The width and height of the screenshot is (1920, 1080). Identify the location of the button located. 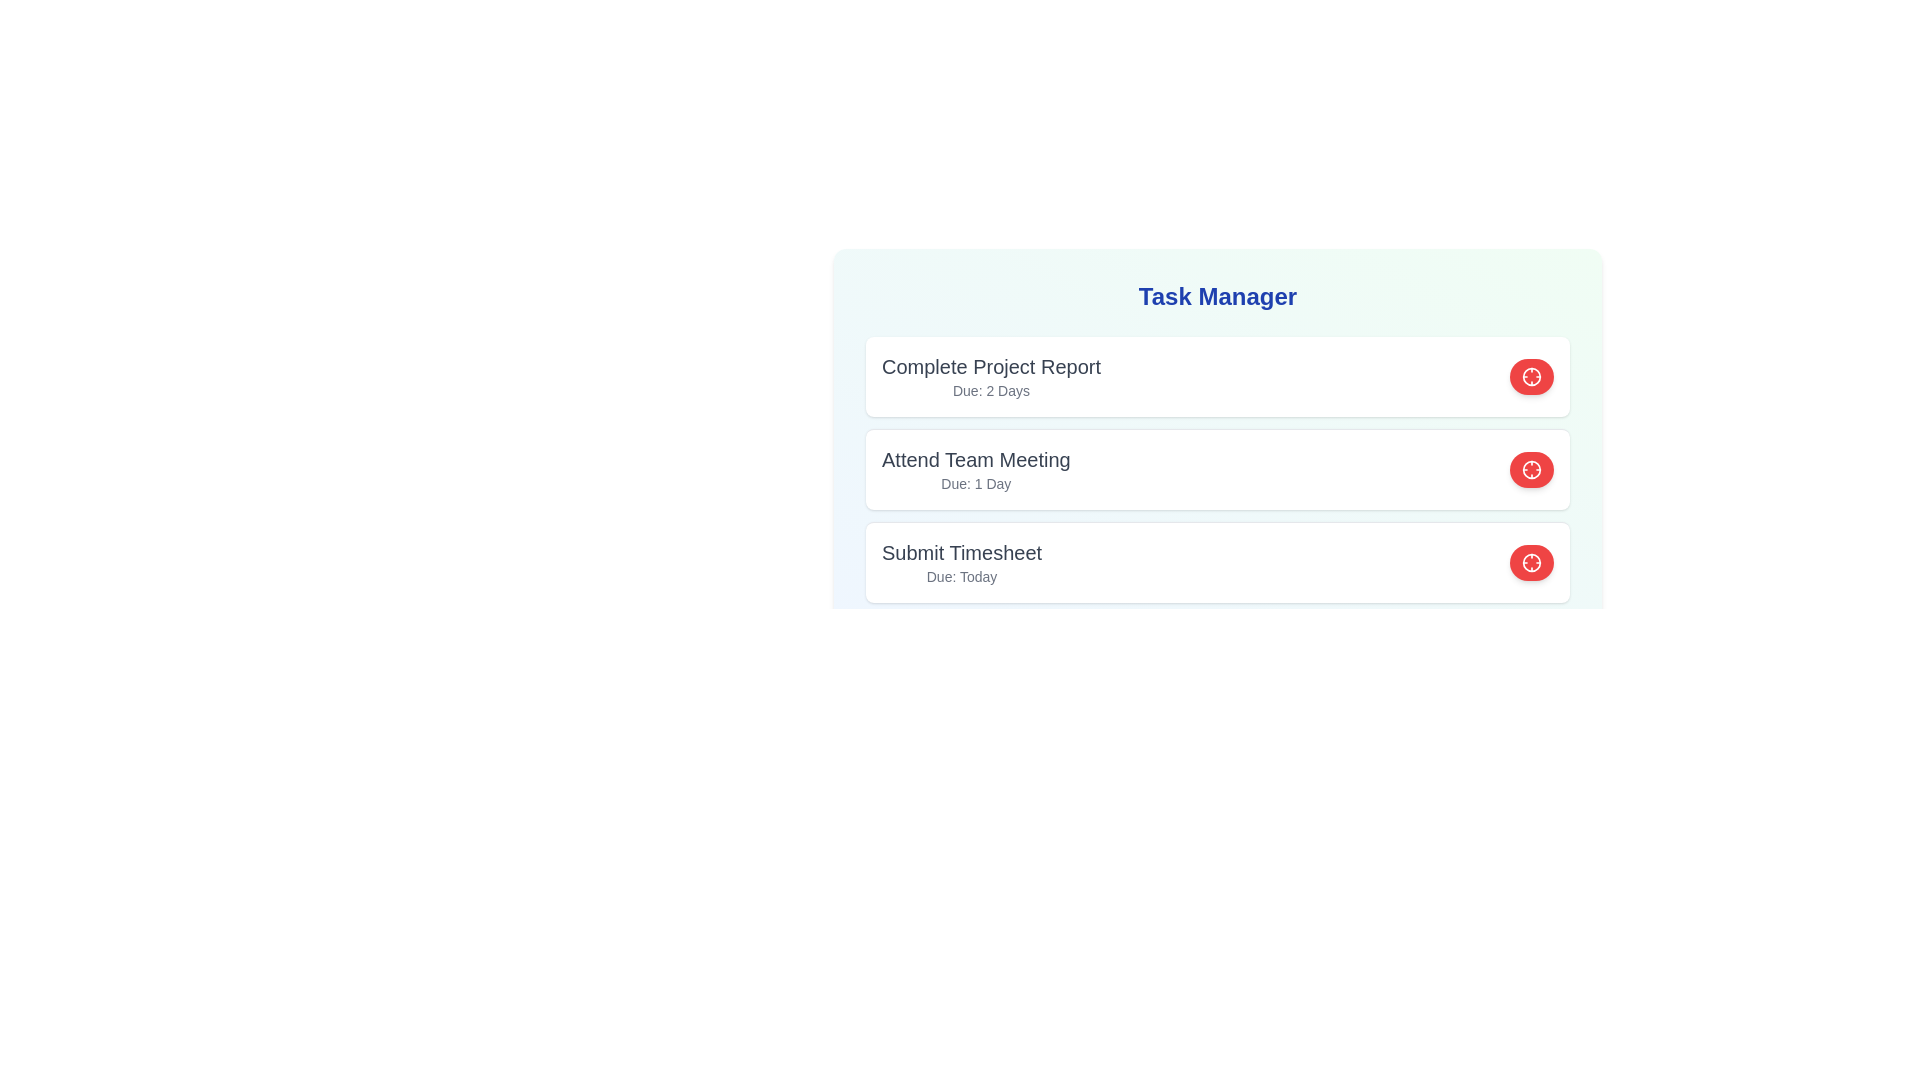
(1530, 377).